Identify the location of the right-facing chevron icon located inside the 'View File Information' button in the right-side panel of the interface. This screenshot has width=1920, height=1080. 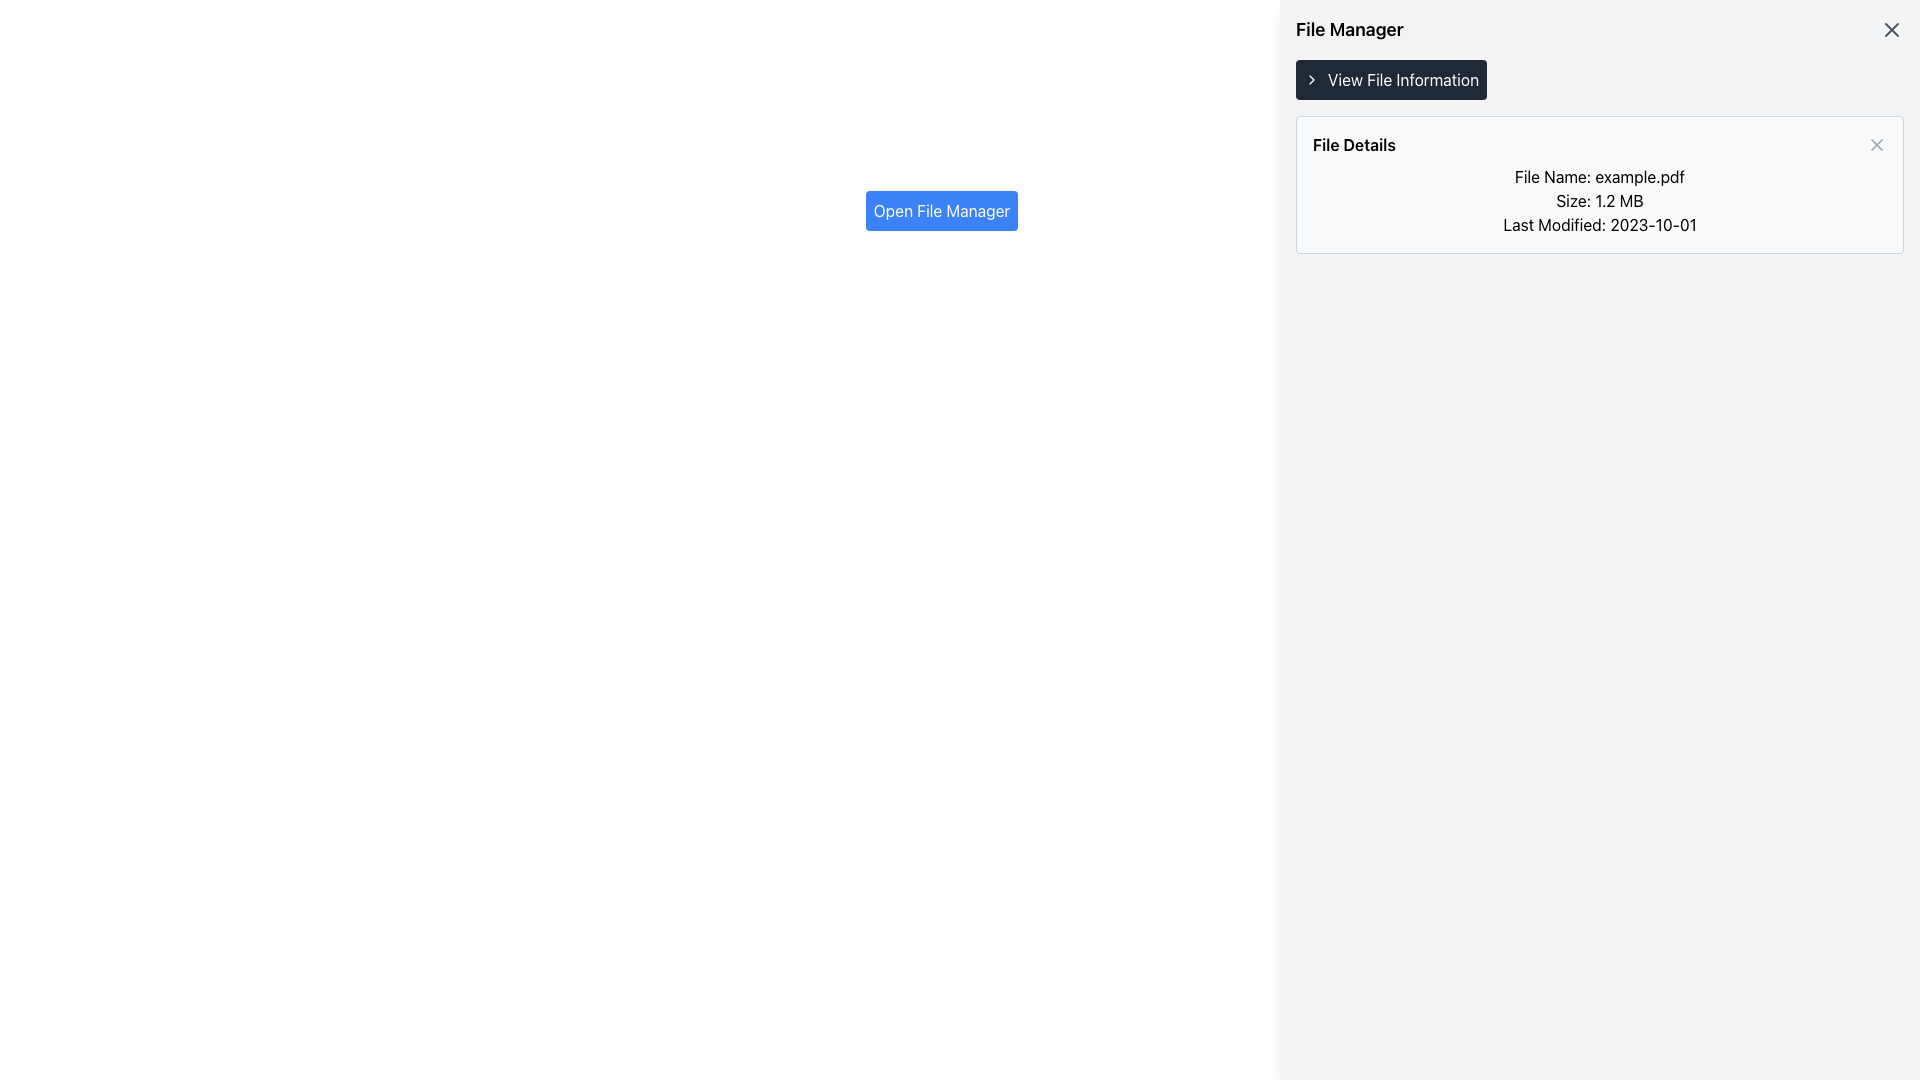
(1311, 79).